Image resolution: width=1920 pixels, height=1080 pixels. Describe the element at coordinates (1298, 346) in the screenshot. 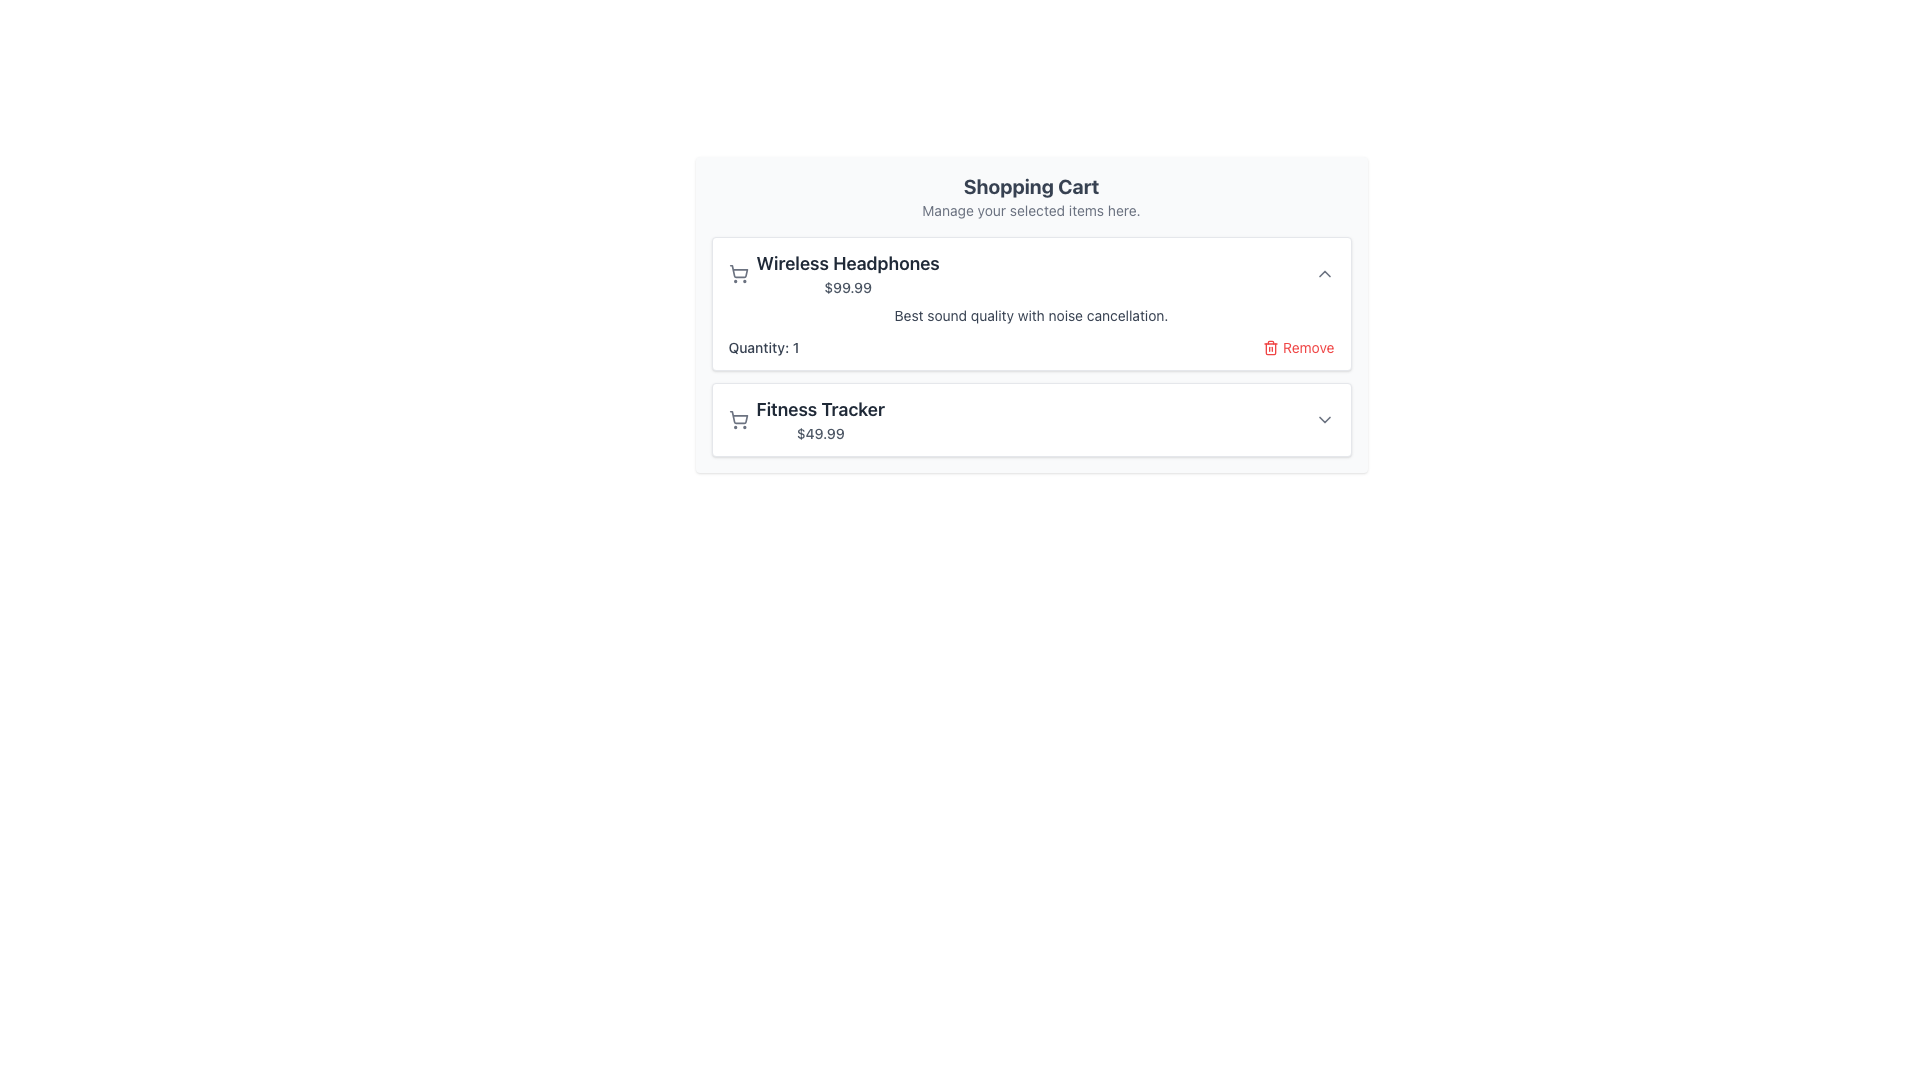

I see `the styled 'Remove' button with a trashcan icon, located to the right of the 'Quantity: 1' text in the shopping cart interface under the 'Wireless Headphones' item` at that location.